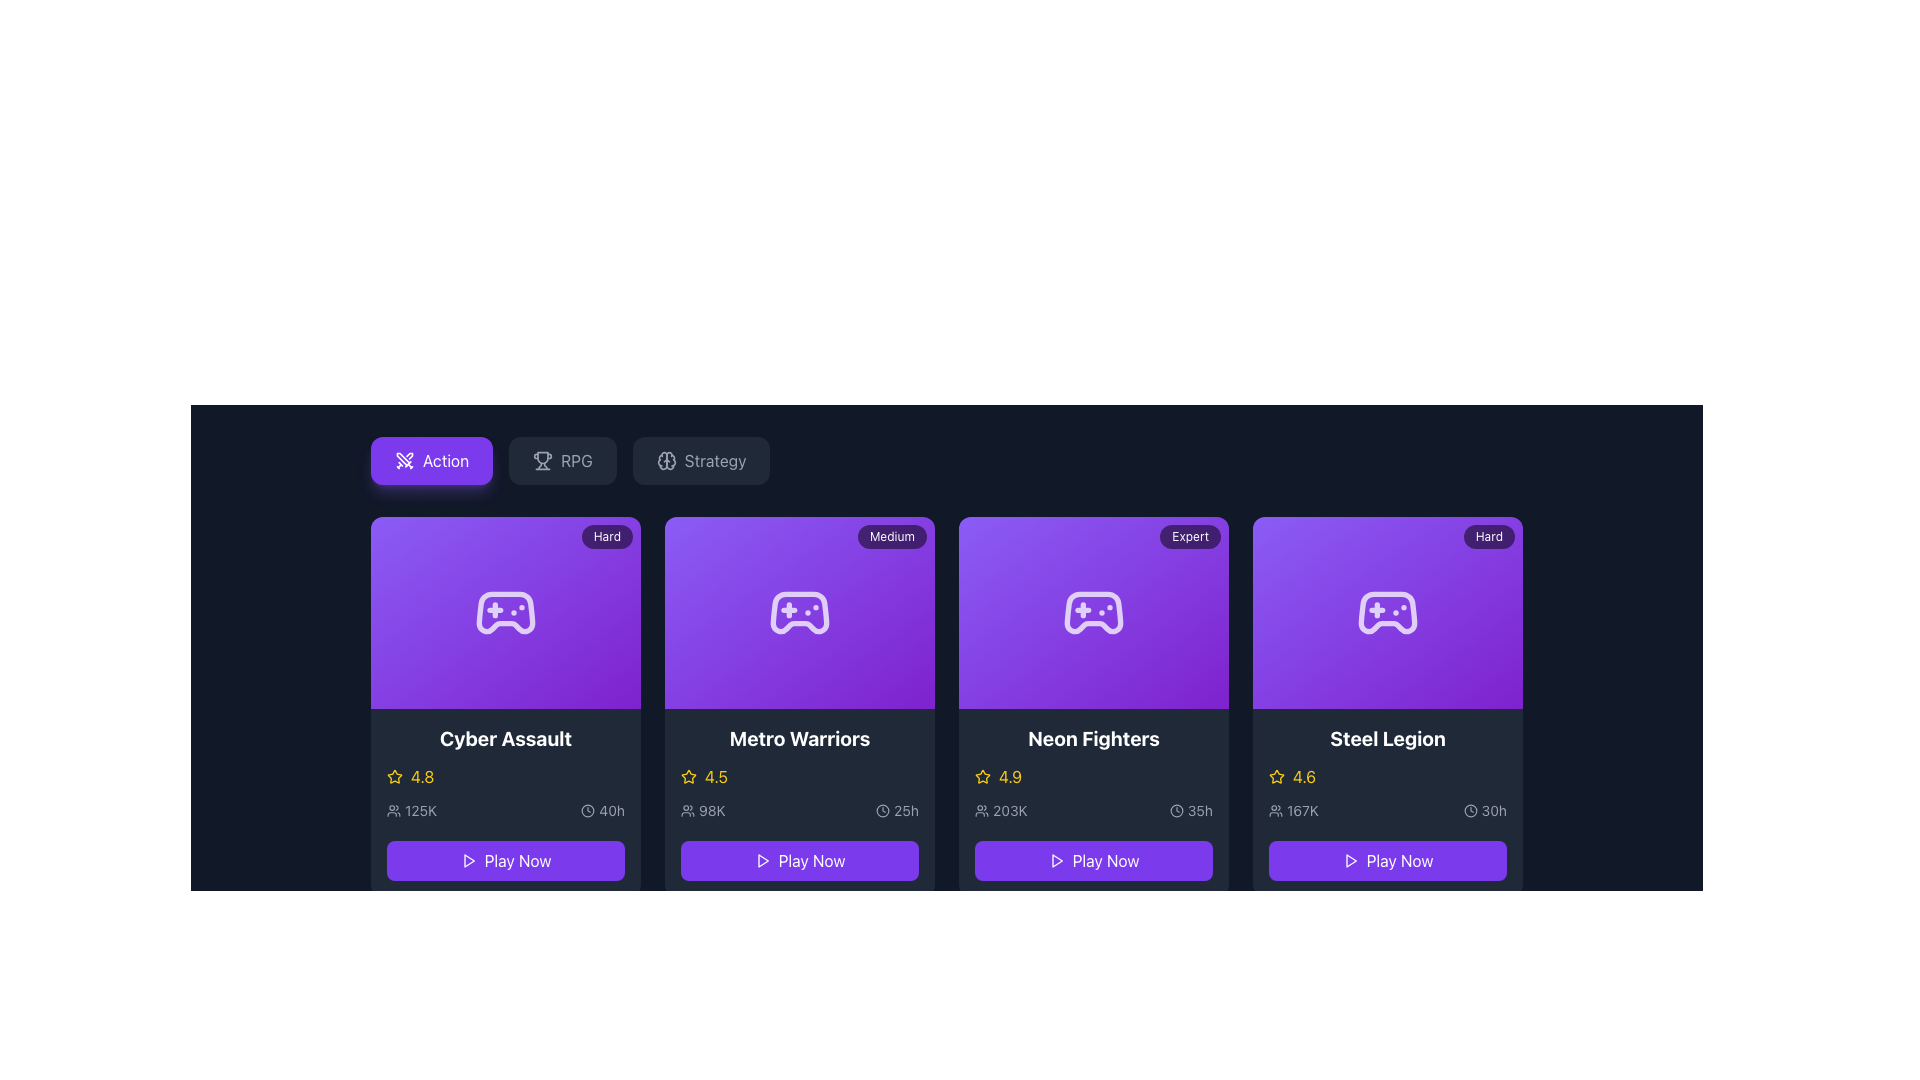 Image resolution: width=1920 pixels, height=1080 pixels. What do you see at coordinates (1351, 859) in the screenshot?
I see `the play icon located within the 'Play Now' button of the 'Steel Legion' card, which is the right-most card in a series of four` at bounding box center [1351, 859].